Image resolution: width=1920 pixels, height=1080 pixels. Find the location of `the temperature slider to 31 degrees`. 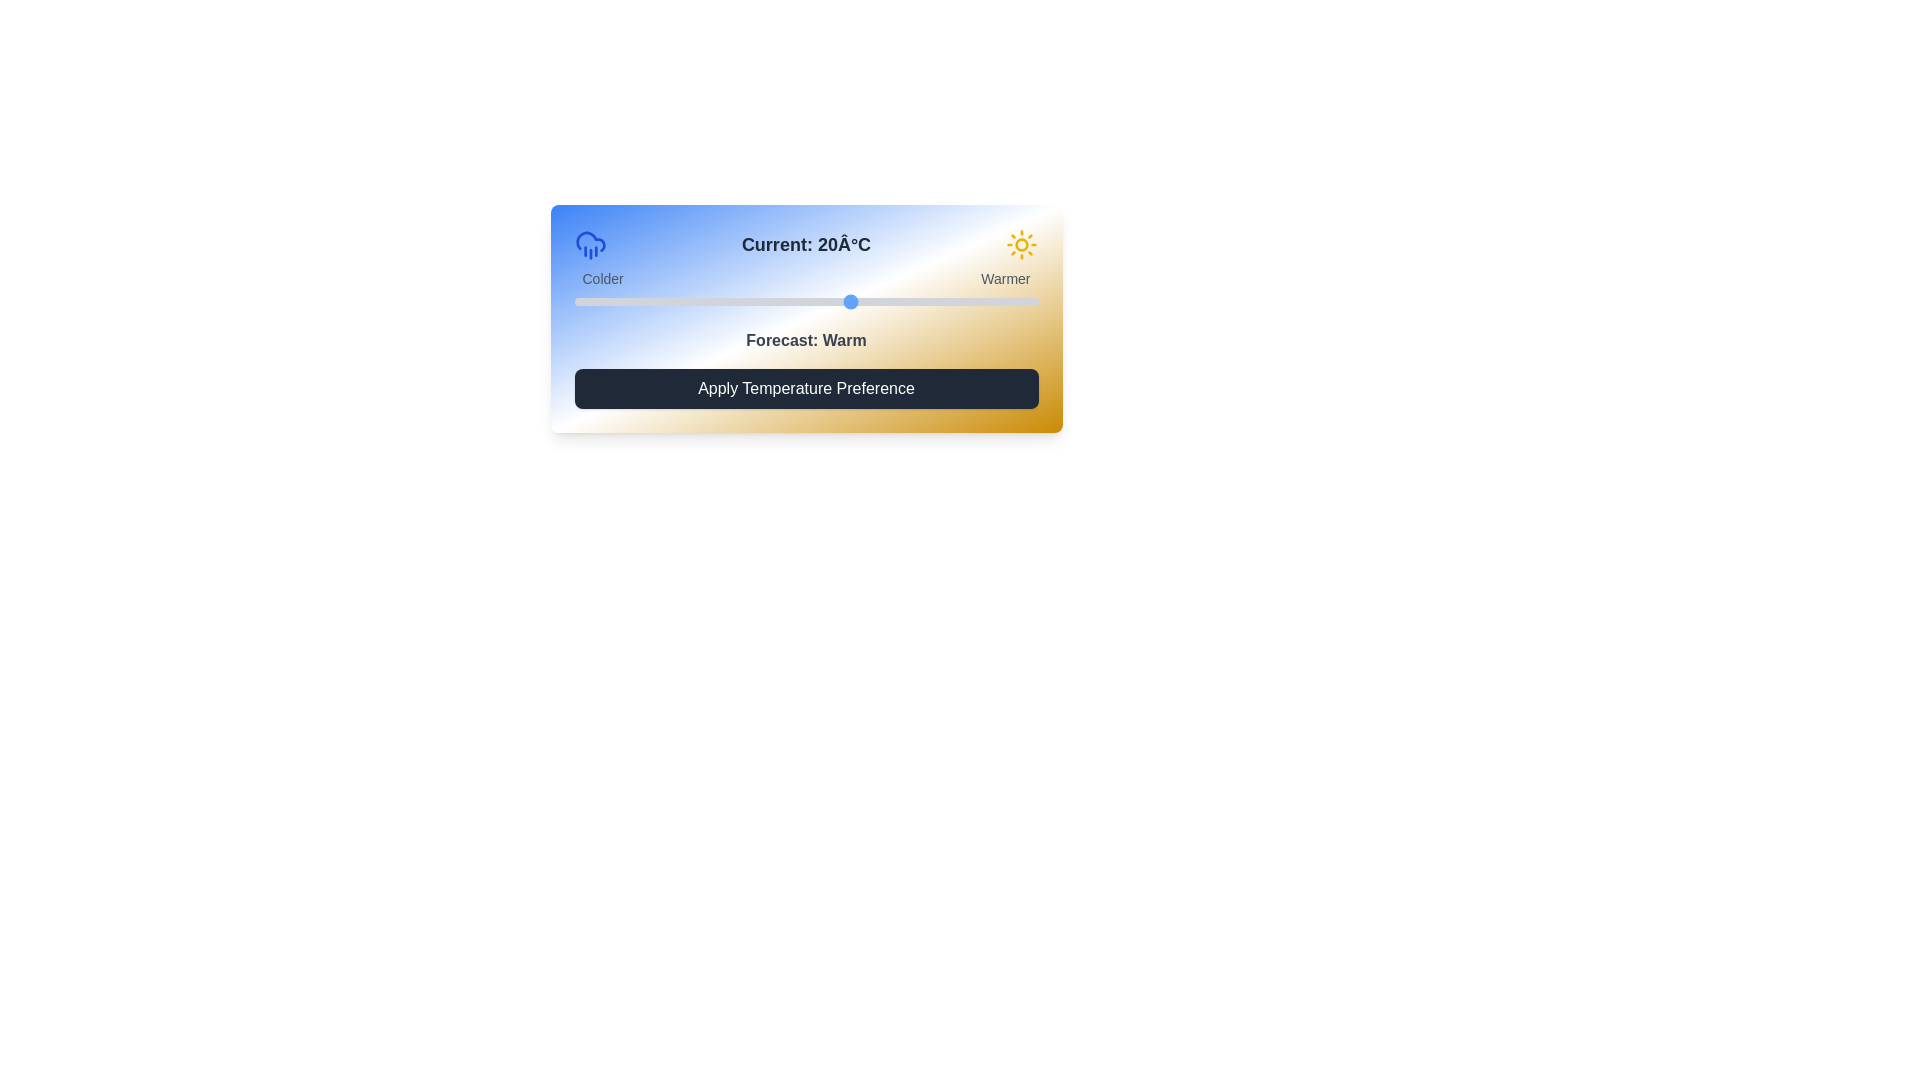

the temperature slider to 31 degrees is located at coordinates (954, 301).